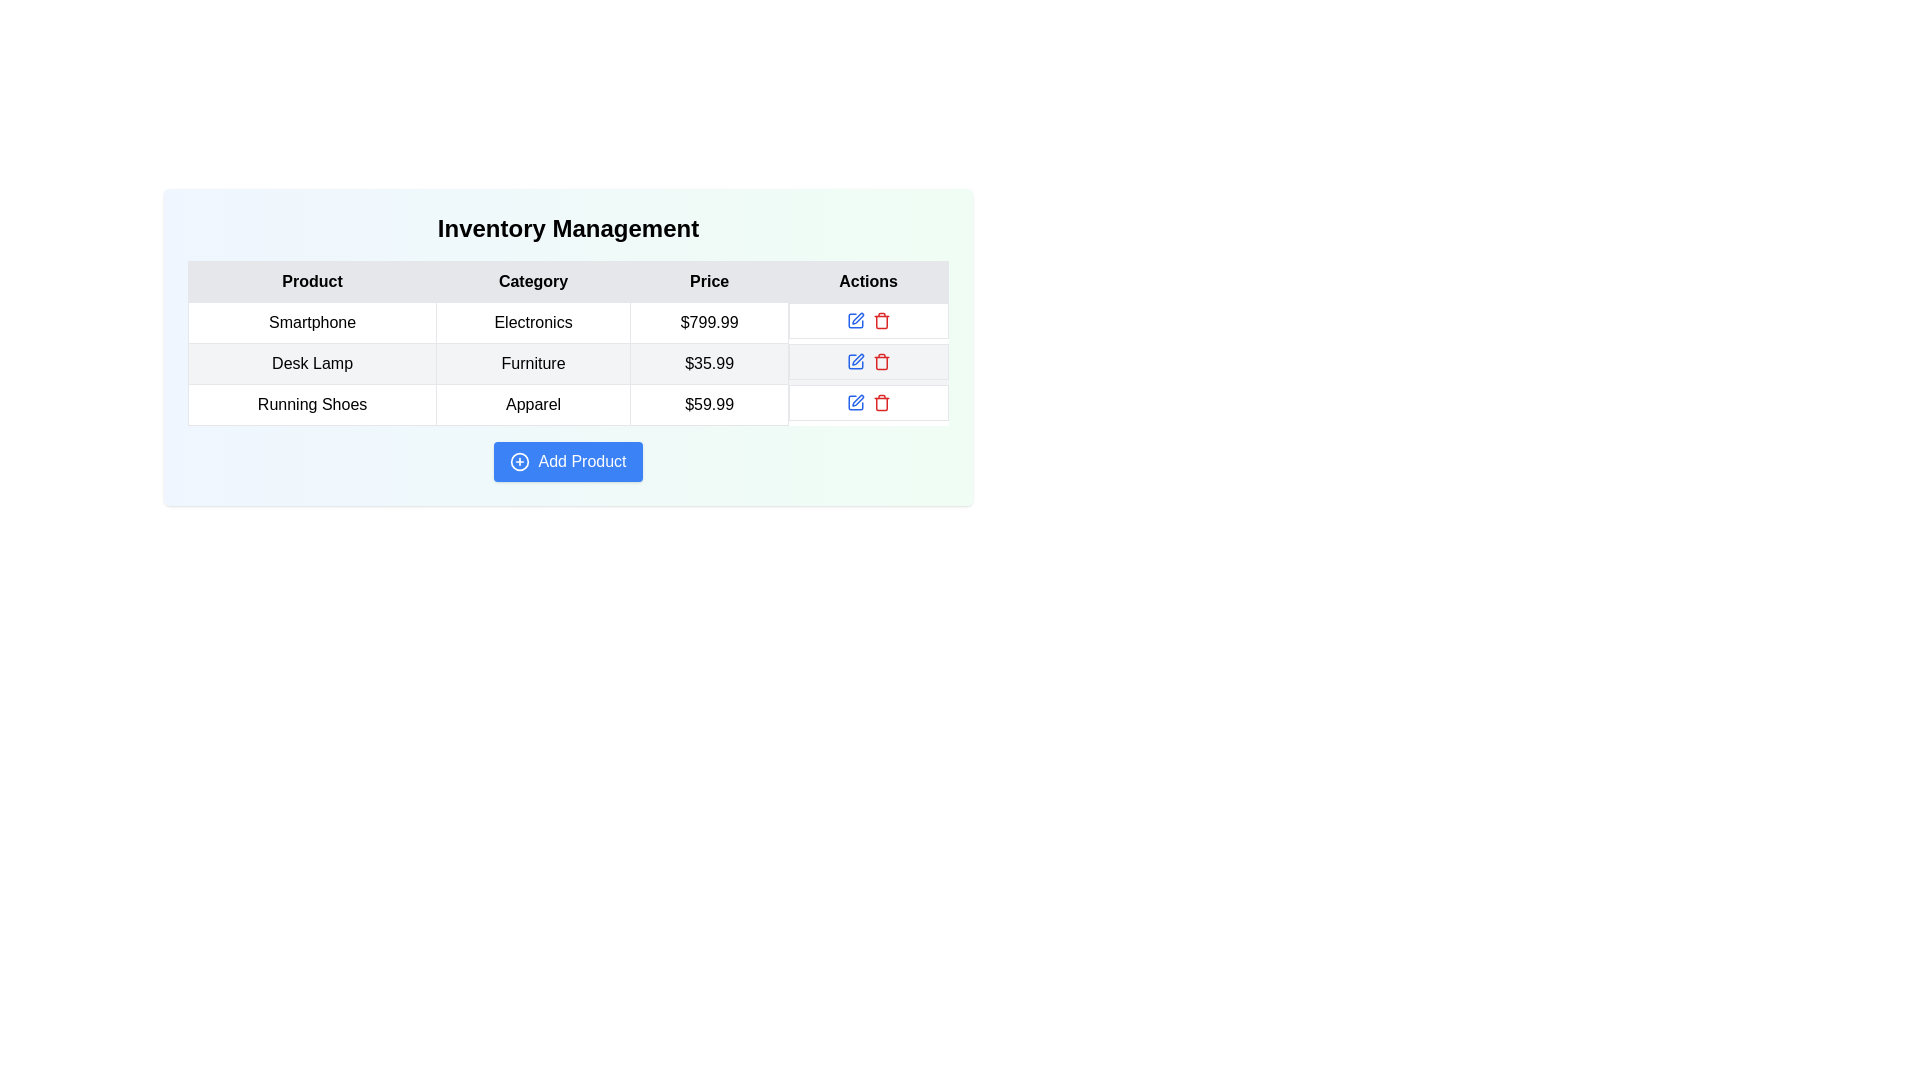  What do you see at coordinates (311, 363) in the screenshot?
I see `the text label displaying 'Desk Lamp' in the 'Product' column of the table, located in the second row, first column` at bounding box center [311, 363].